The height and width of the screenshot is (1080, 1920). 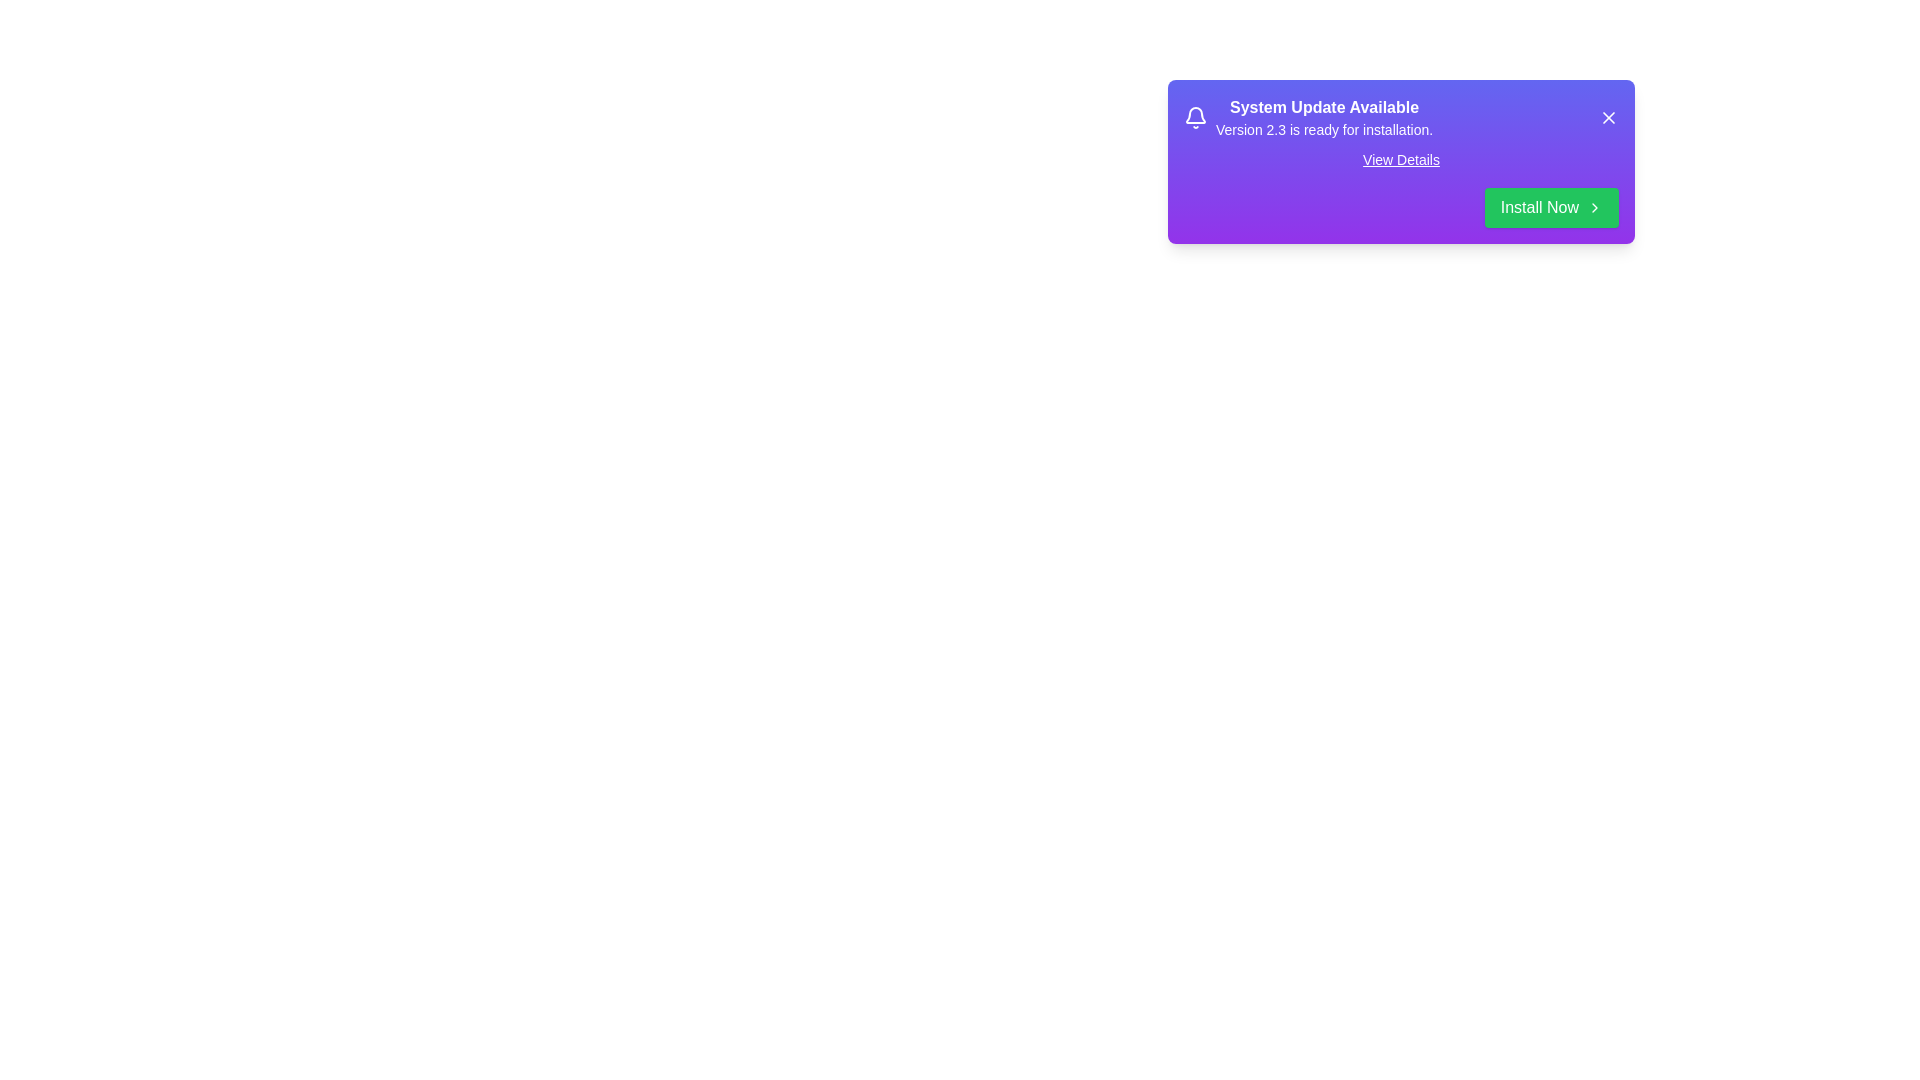 I want to click on the 'Install Now' button to start the installation process, so click(x=1550, y=208).